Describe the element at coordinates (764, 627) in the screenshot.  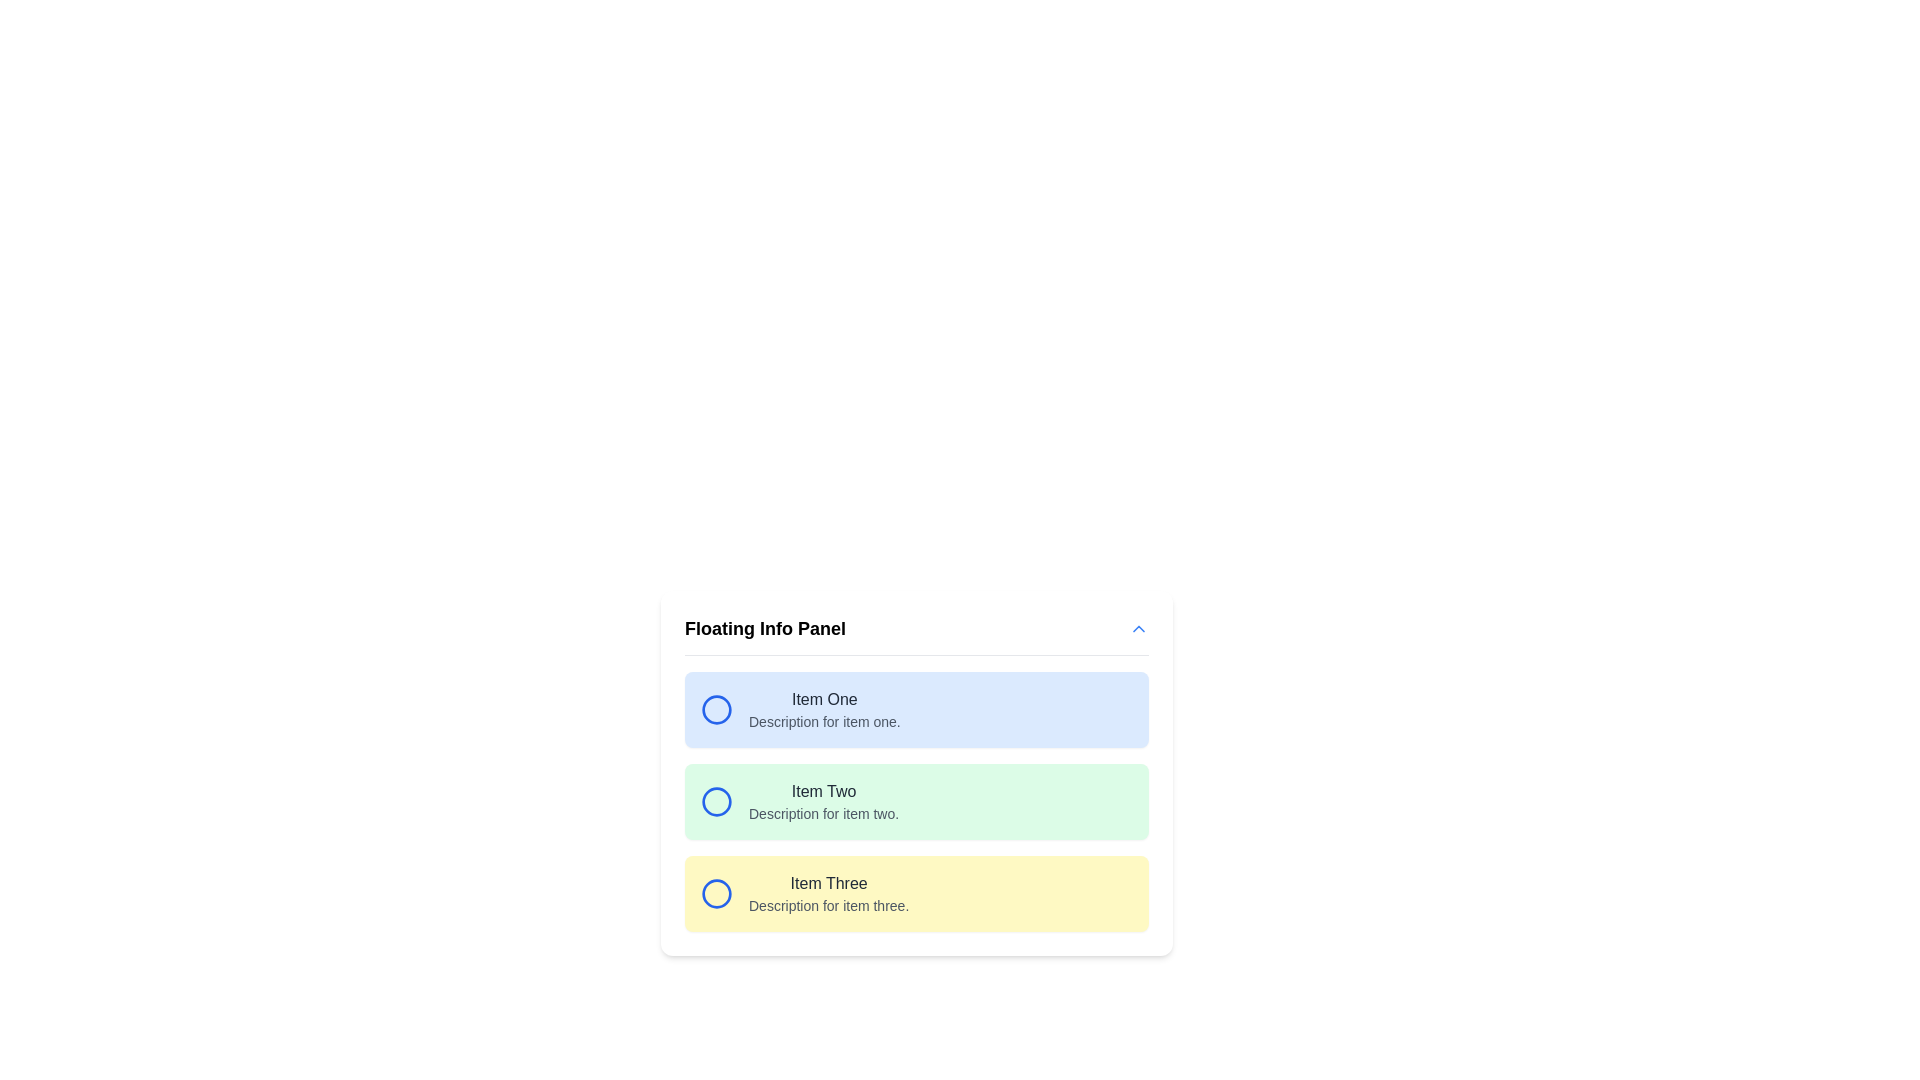
I see `the static text label that serves as a heading or title for the panel, providing context to users about the panel's content` at that location.